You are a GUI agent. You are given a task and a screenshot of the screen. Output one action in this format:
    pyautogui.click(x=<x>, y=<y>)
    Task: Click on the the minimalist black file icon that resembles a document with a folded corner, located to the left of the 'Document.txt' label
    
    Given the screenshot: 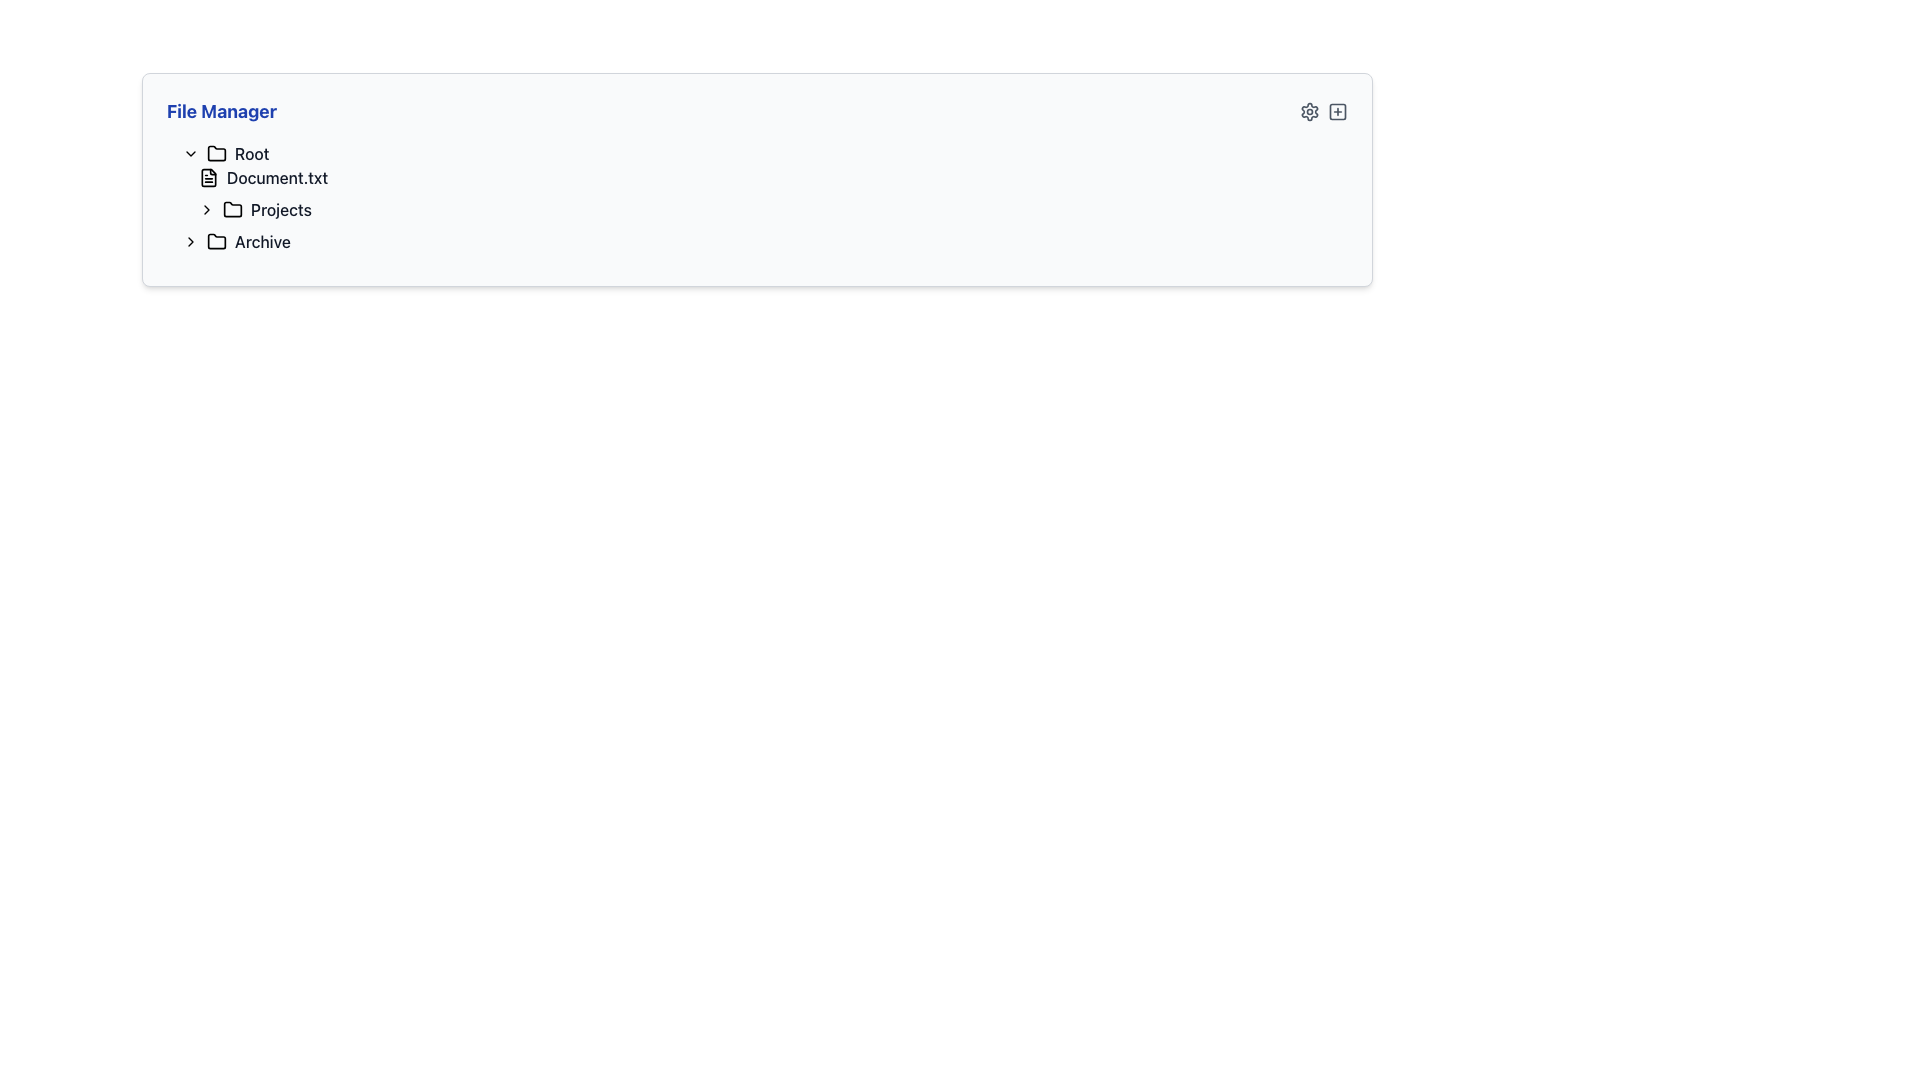 What is the action you would take?
    pyautogui.click(x=209, y=176)
    